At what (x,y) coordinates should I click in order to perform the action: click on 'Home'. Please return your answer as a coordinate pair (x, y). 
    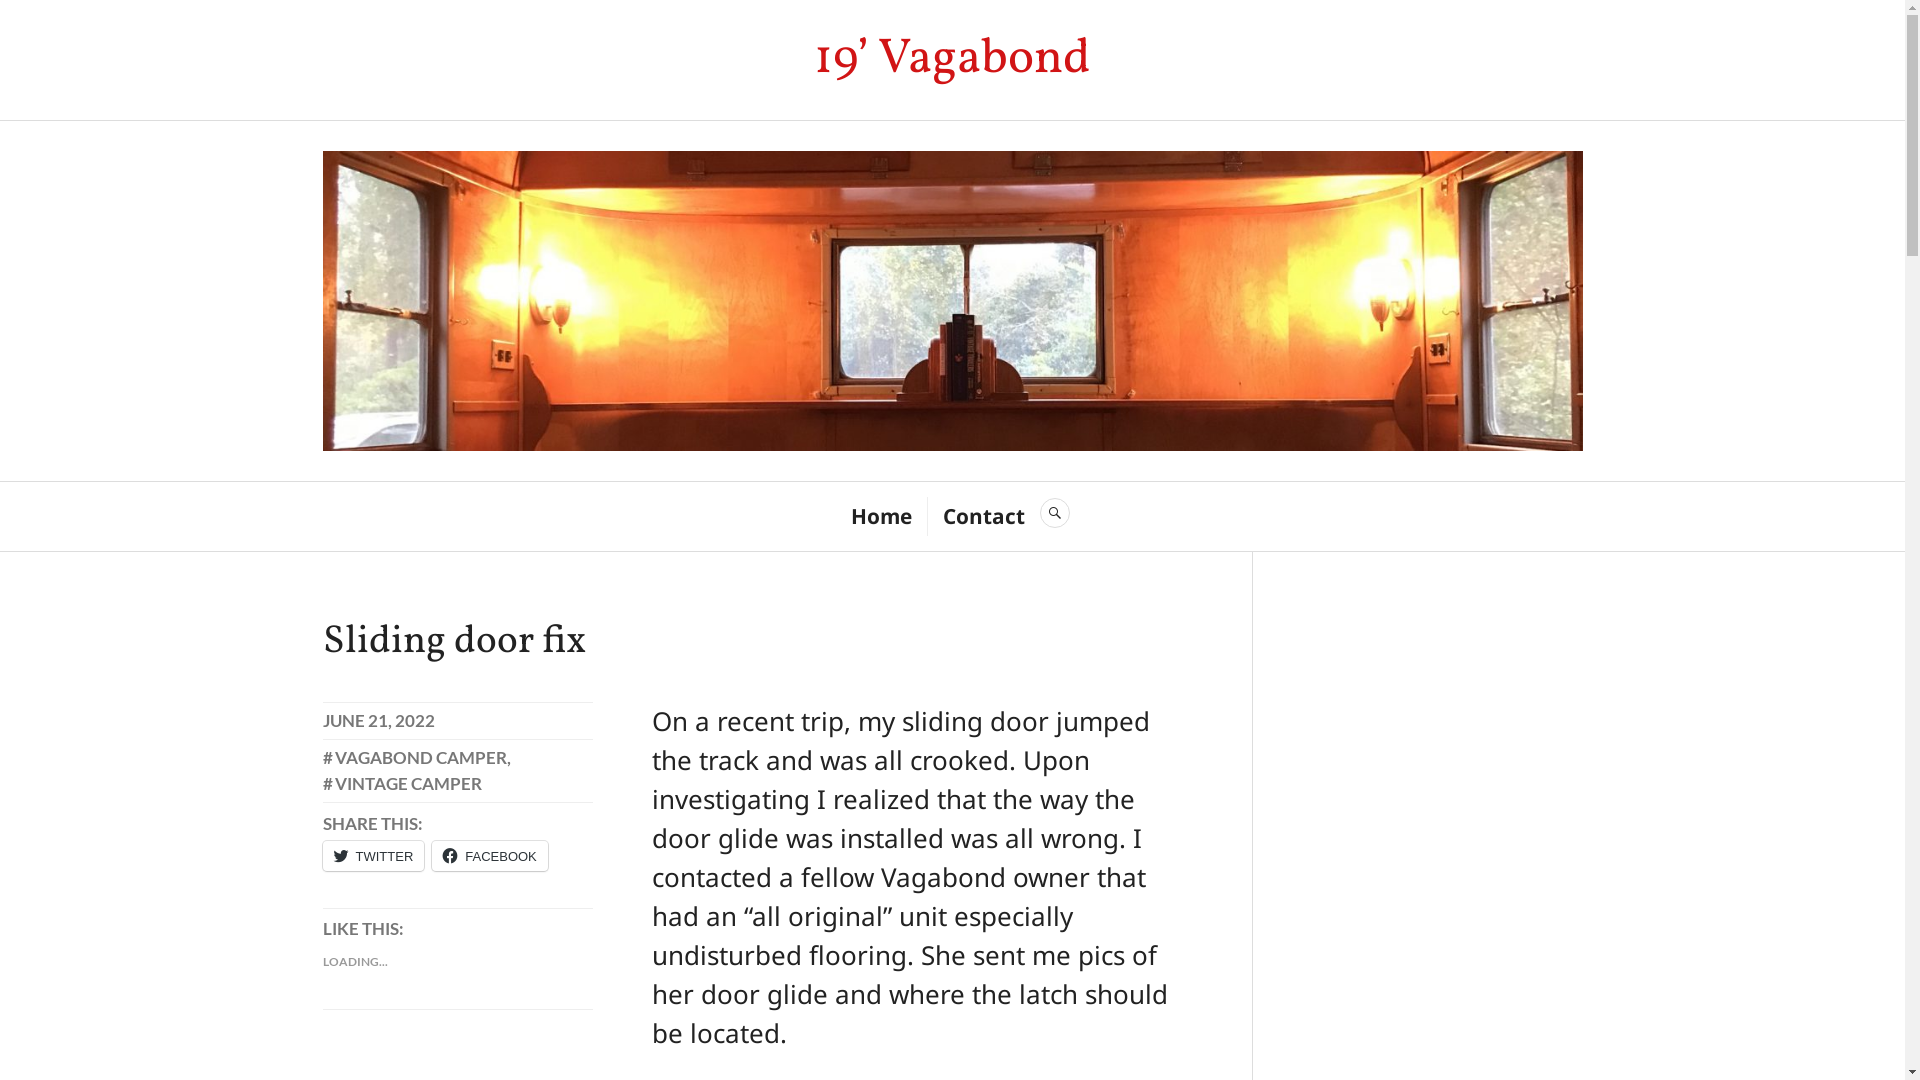
    Looking at the image, I should click on (880, 515).